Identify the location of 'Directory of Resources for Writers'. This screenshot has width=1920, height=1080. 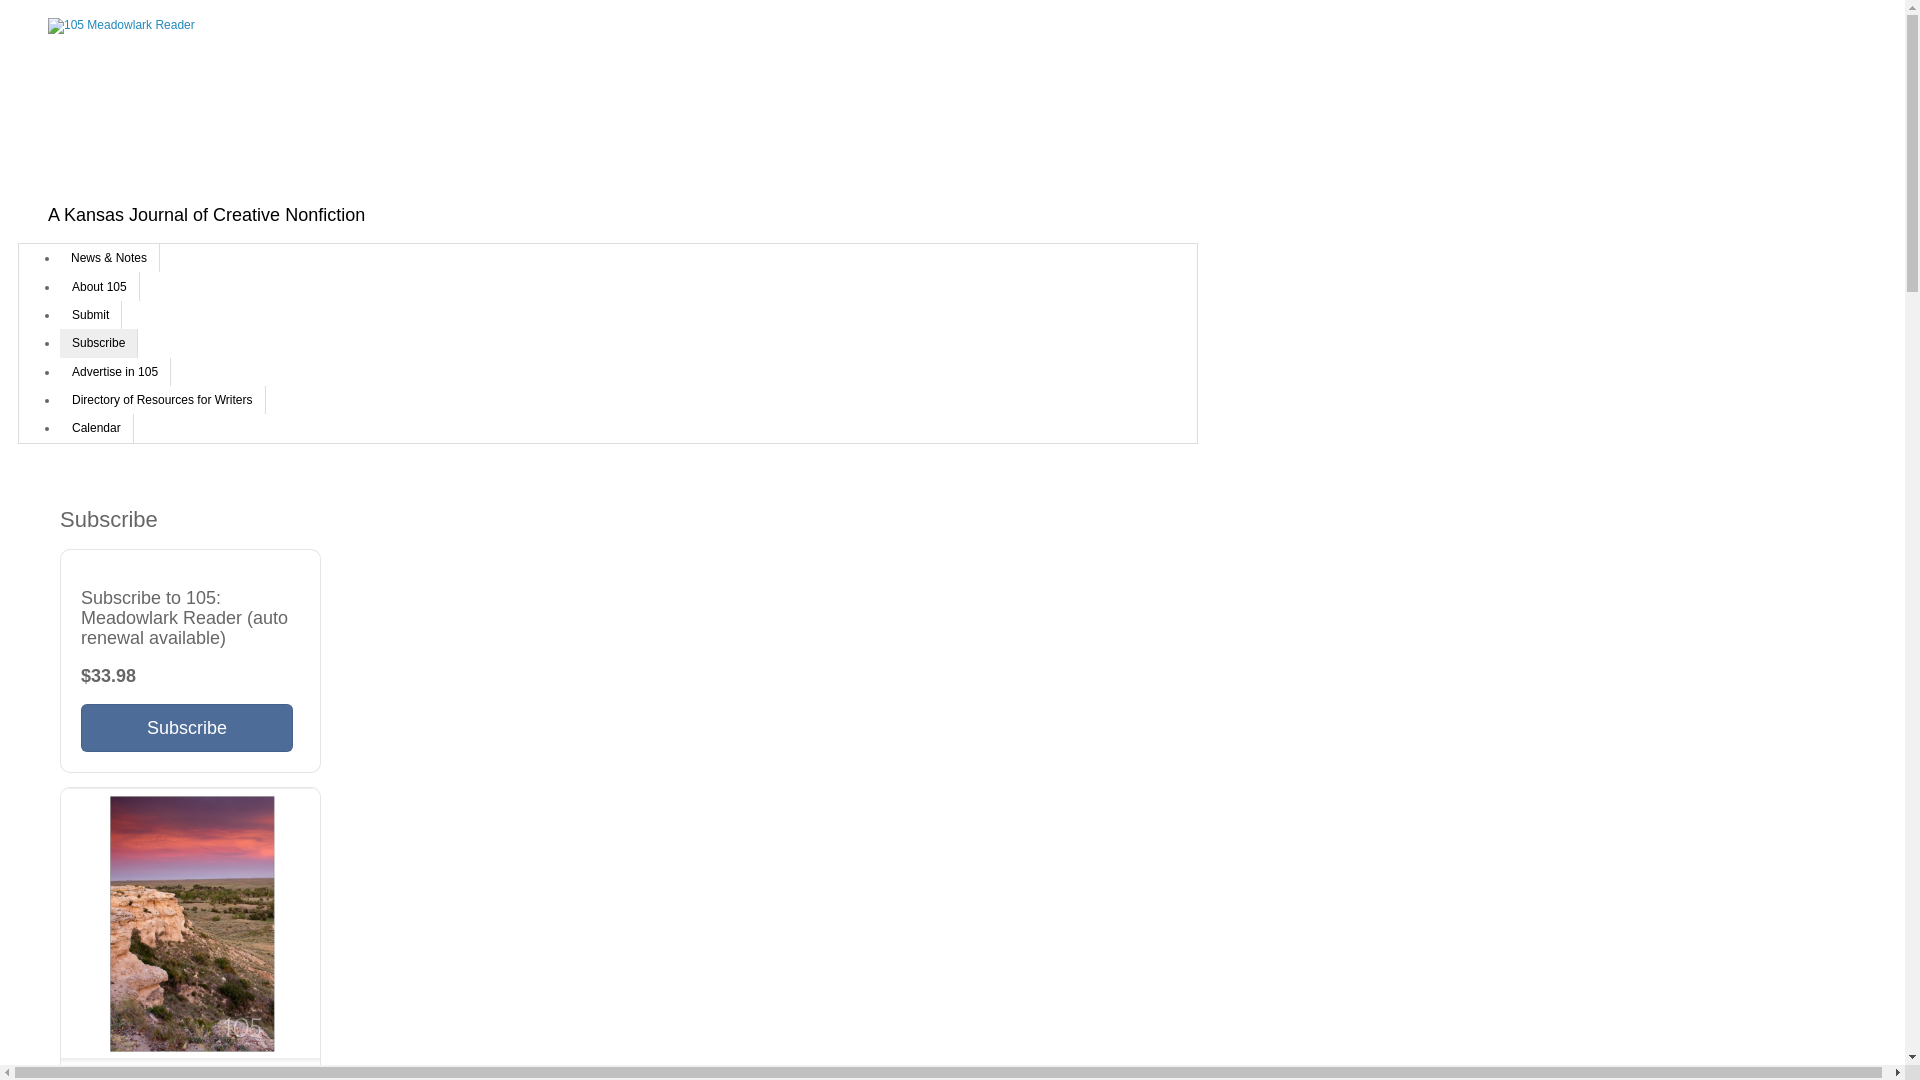
(162, 400).